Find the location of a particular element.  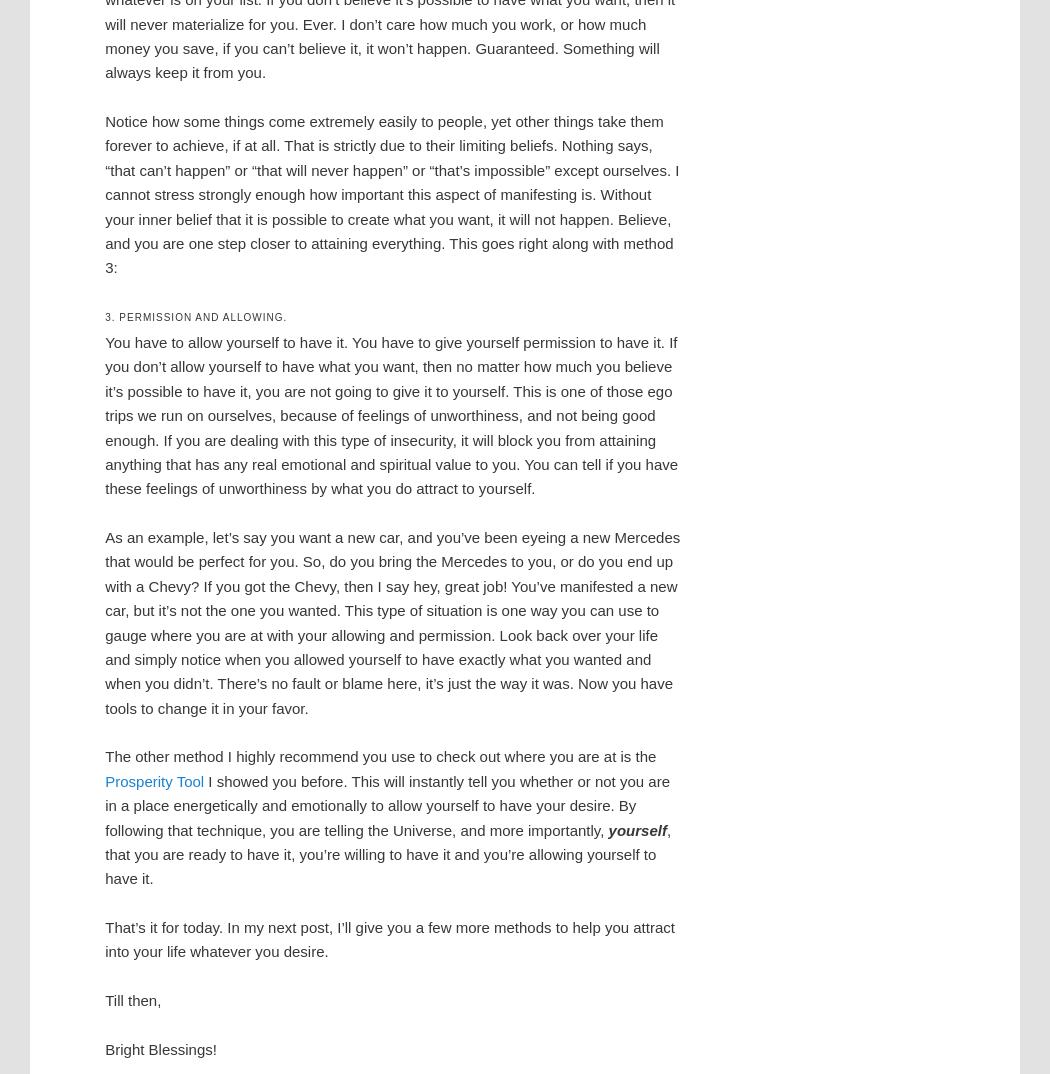

'3. Permission and Allowing.' is located at coordinates (195, 317).